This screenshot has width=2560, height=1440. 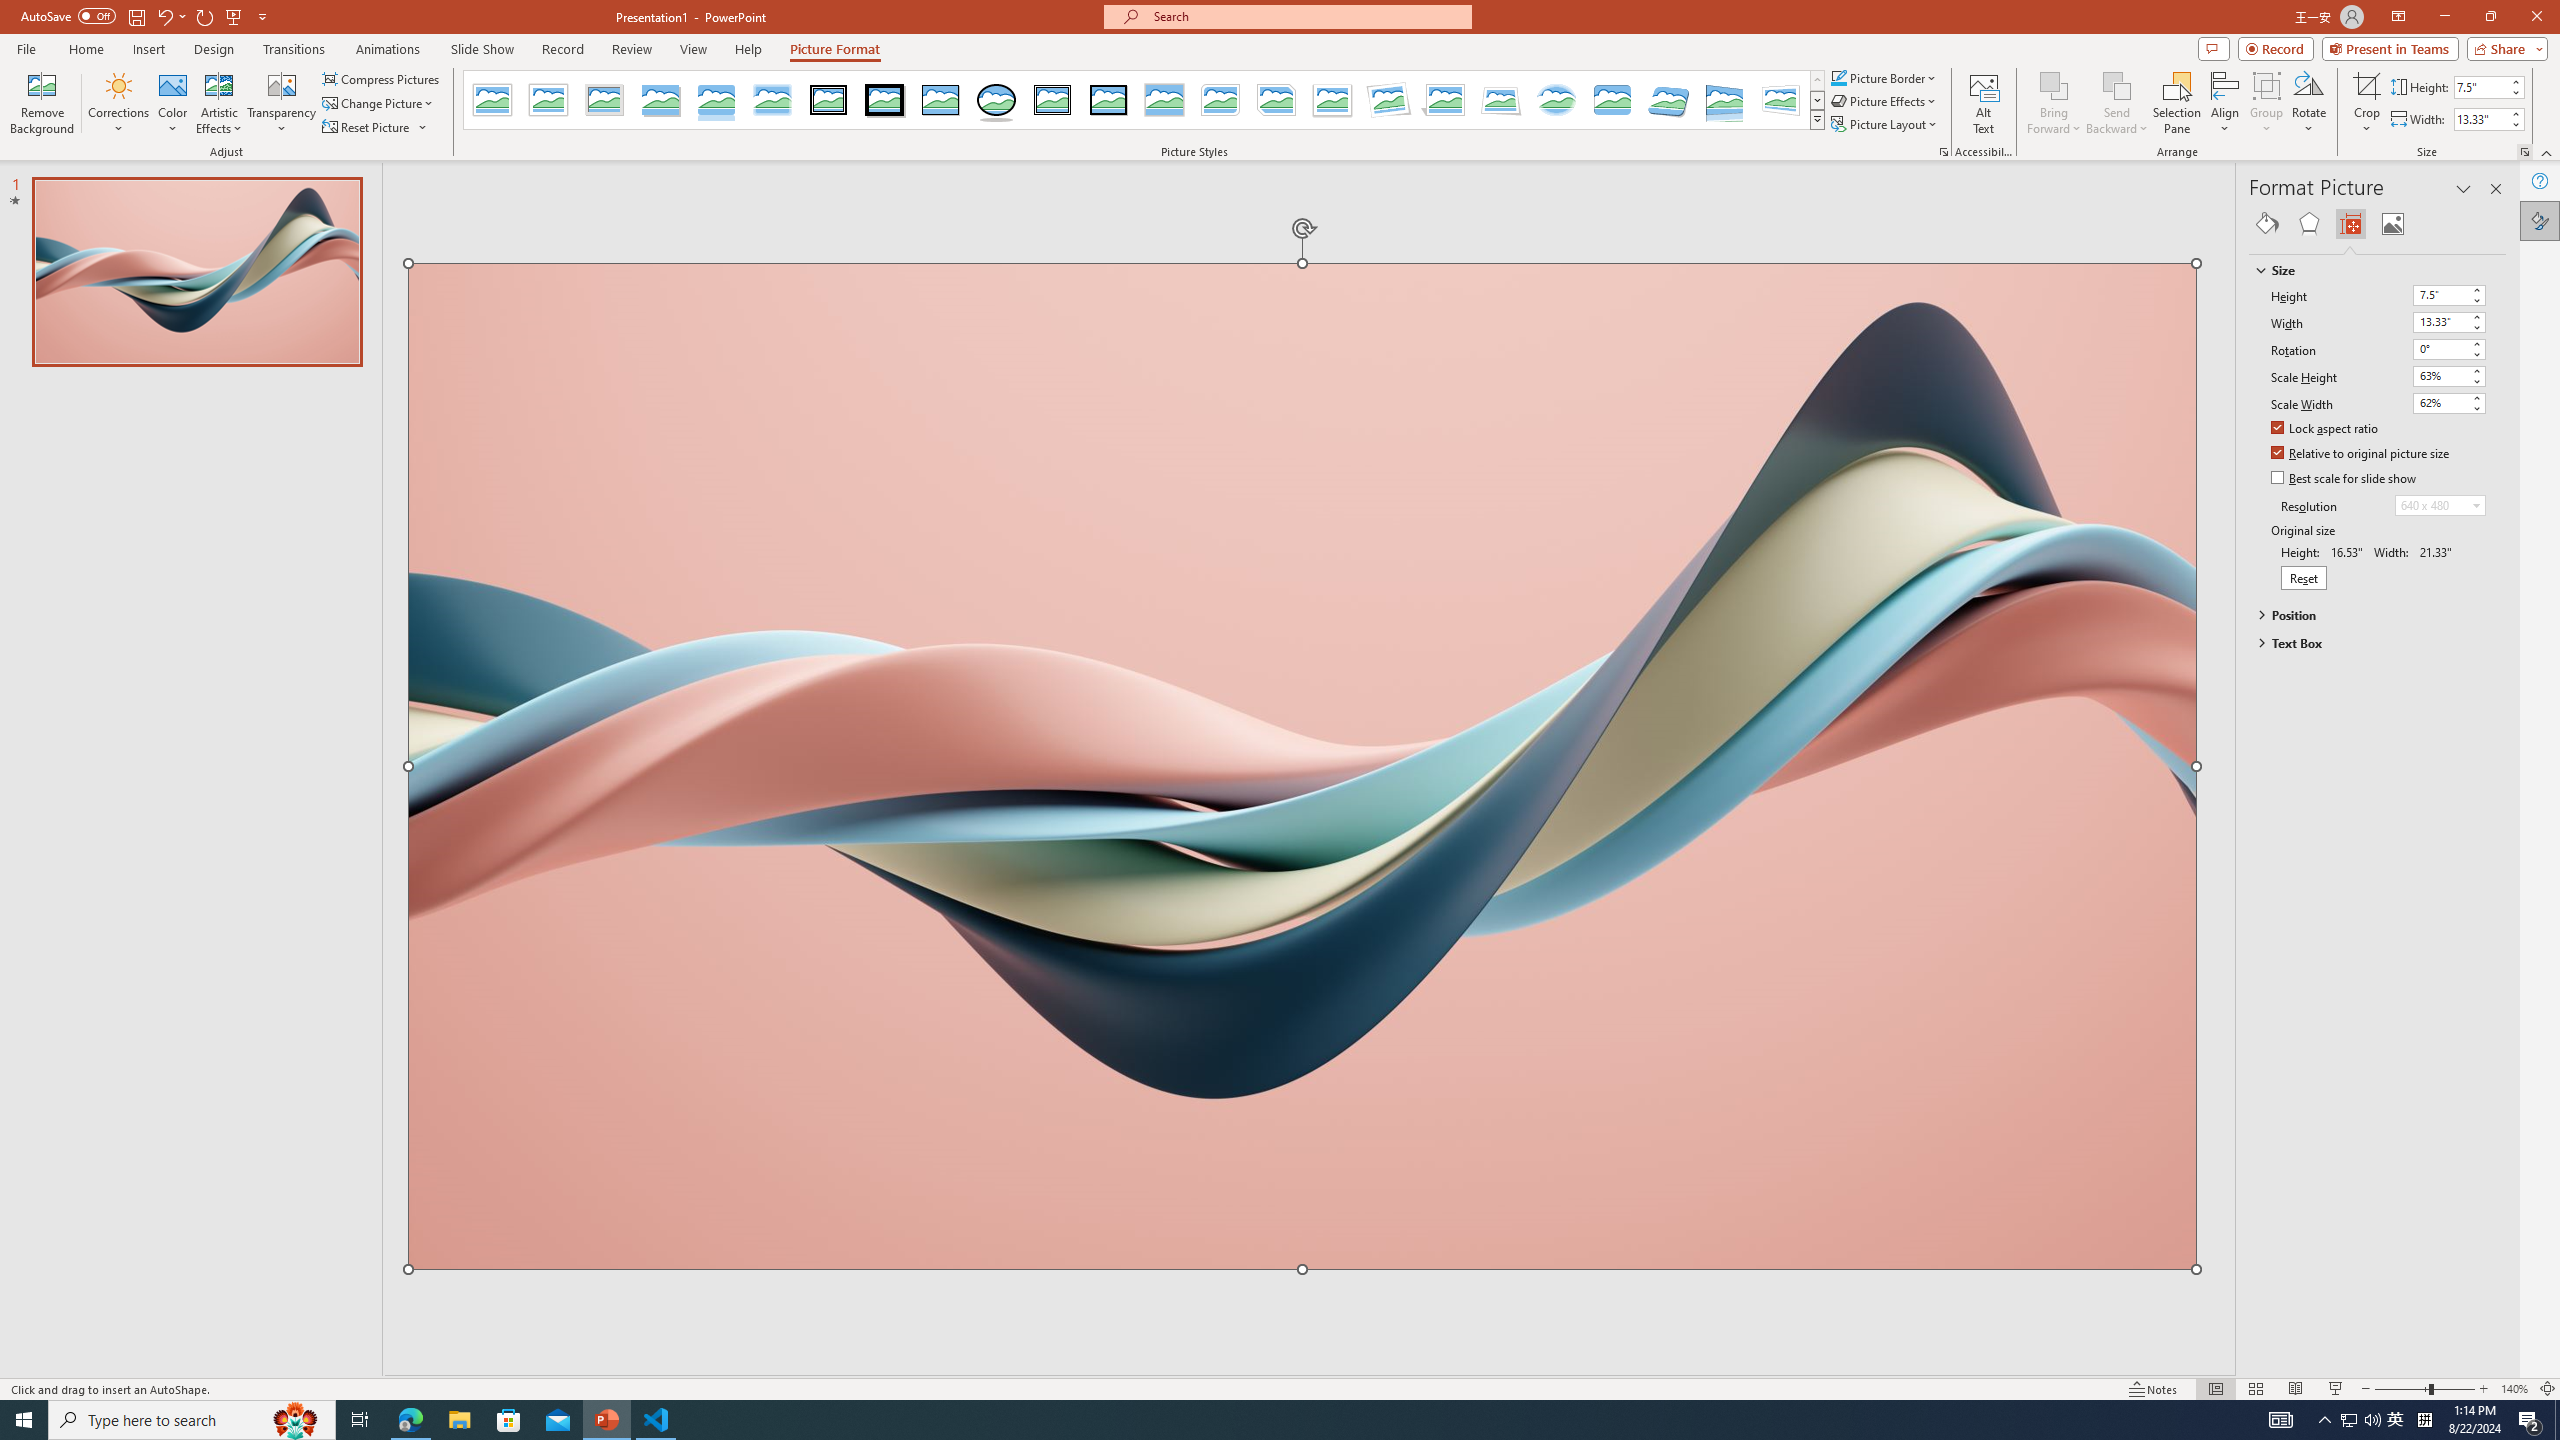 I want to click on 'Quick Access Toolbar', so click(x=144, y=16).